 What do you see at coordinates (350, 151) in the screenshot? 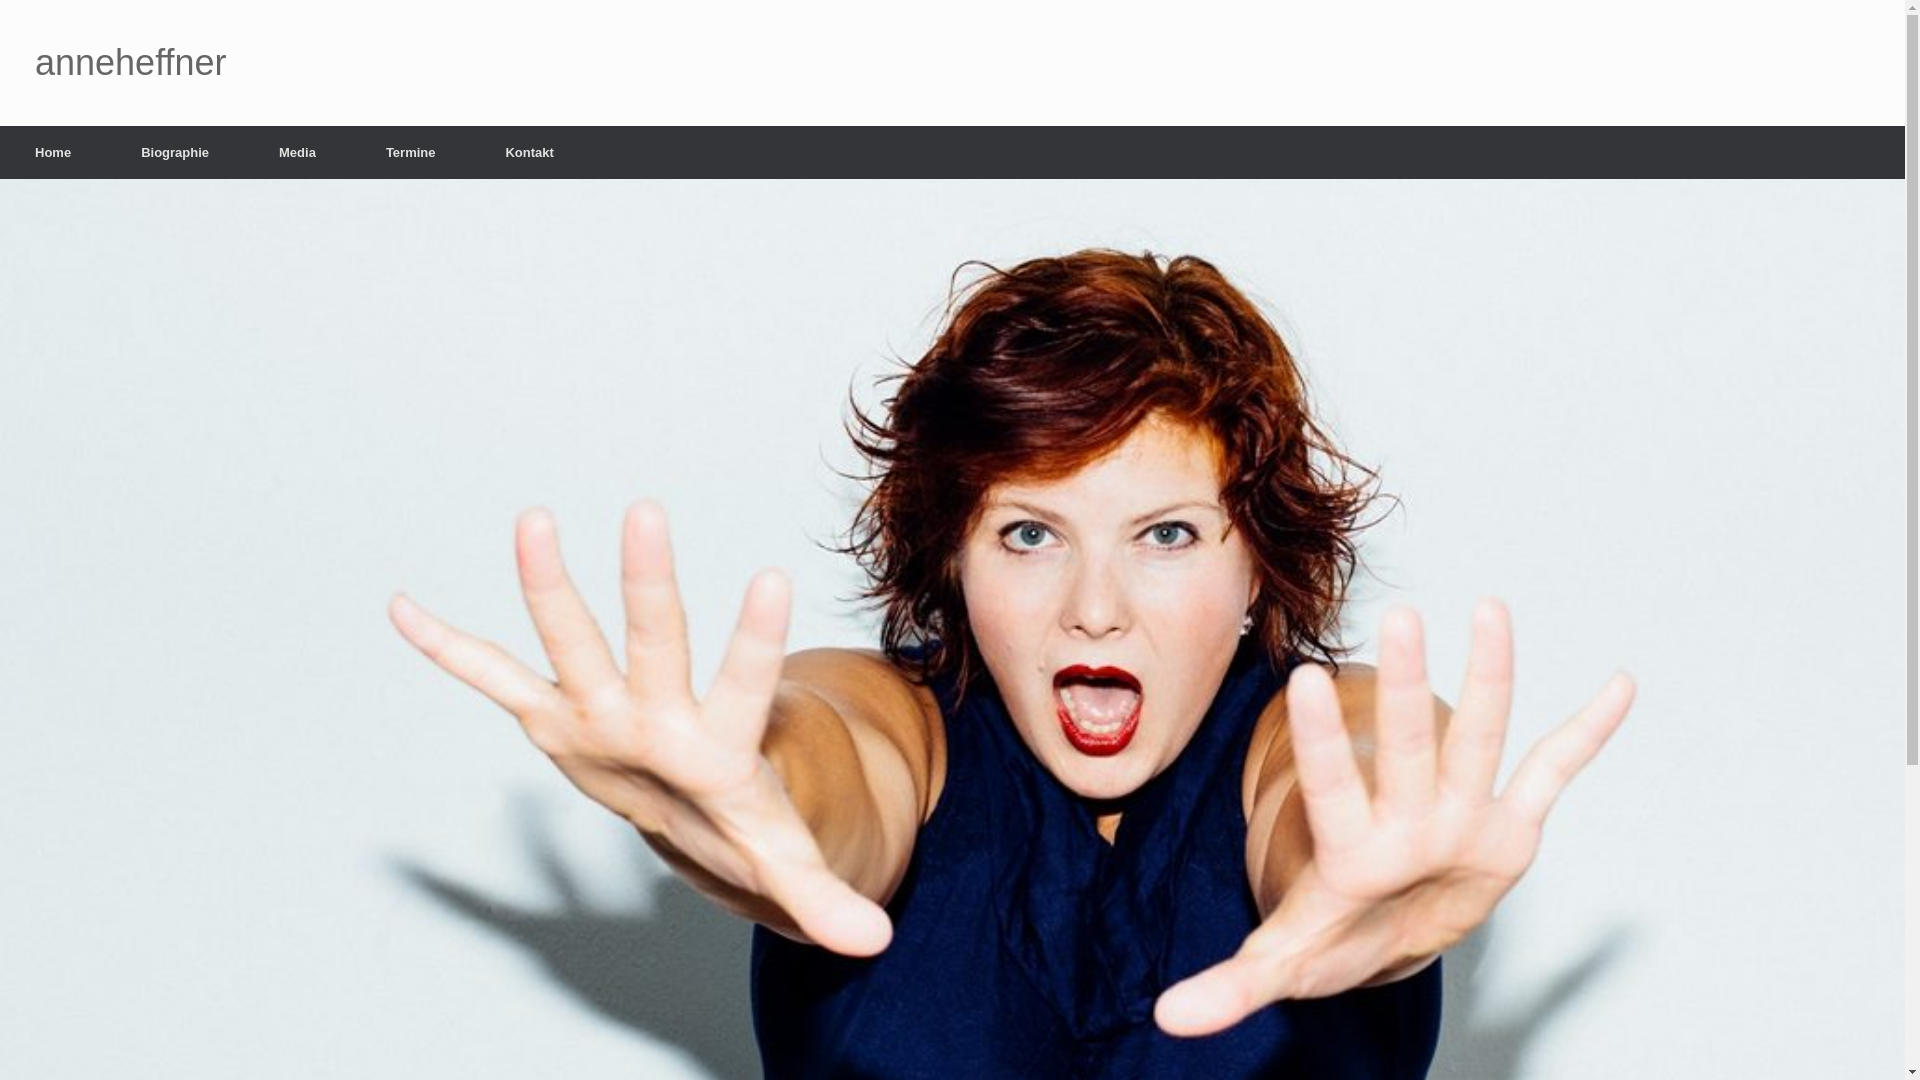
I see `'Termine'` at bounding box center [350, 151].